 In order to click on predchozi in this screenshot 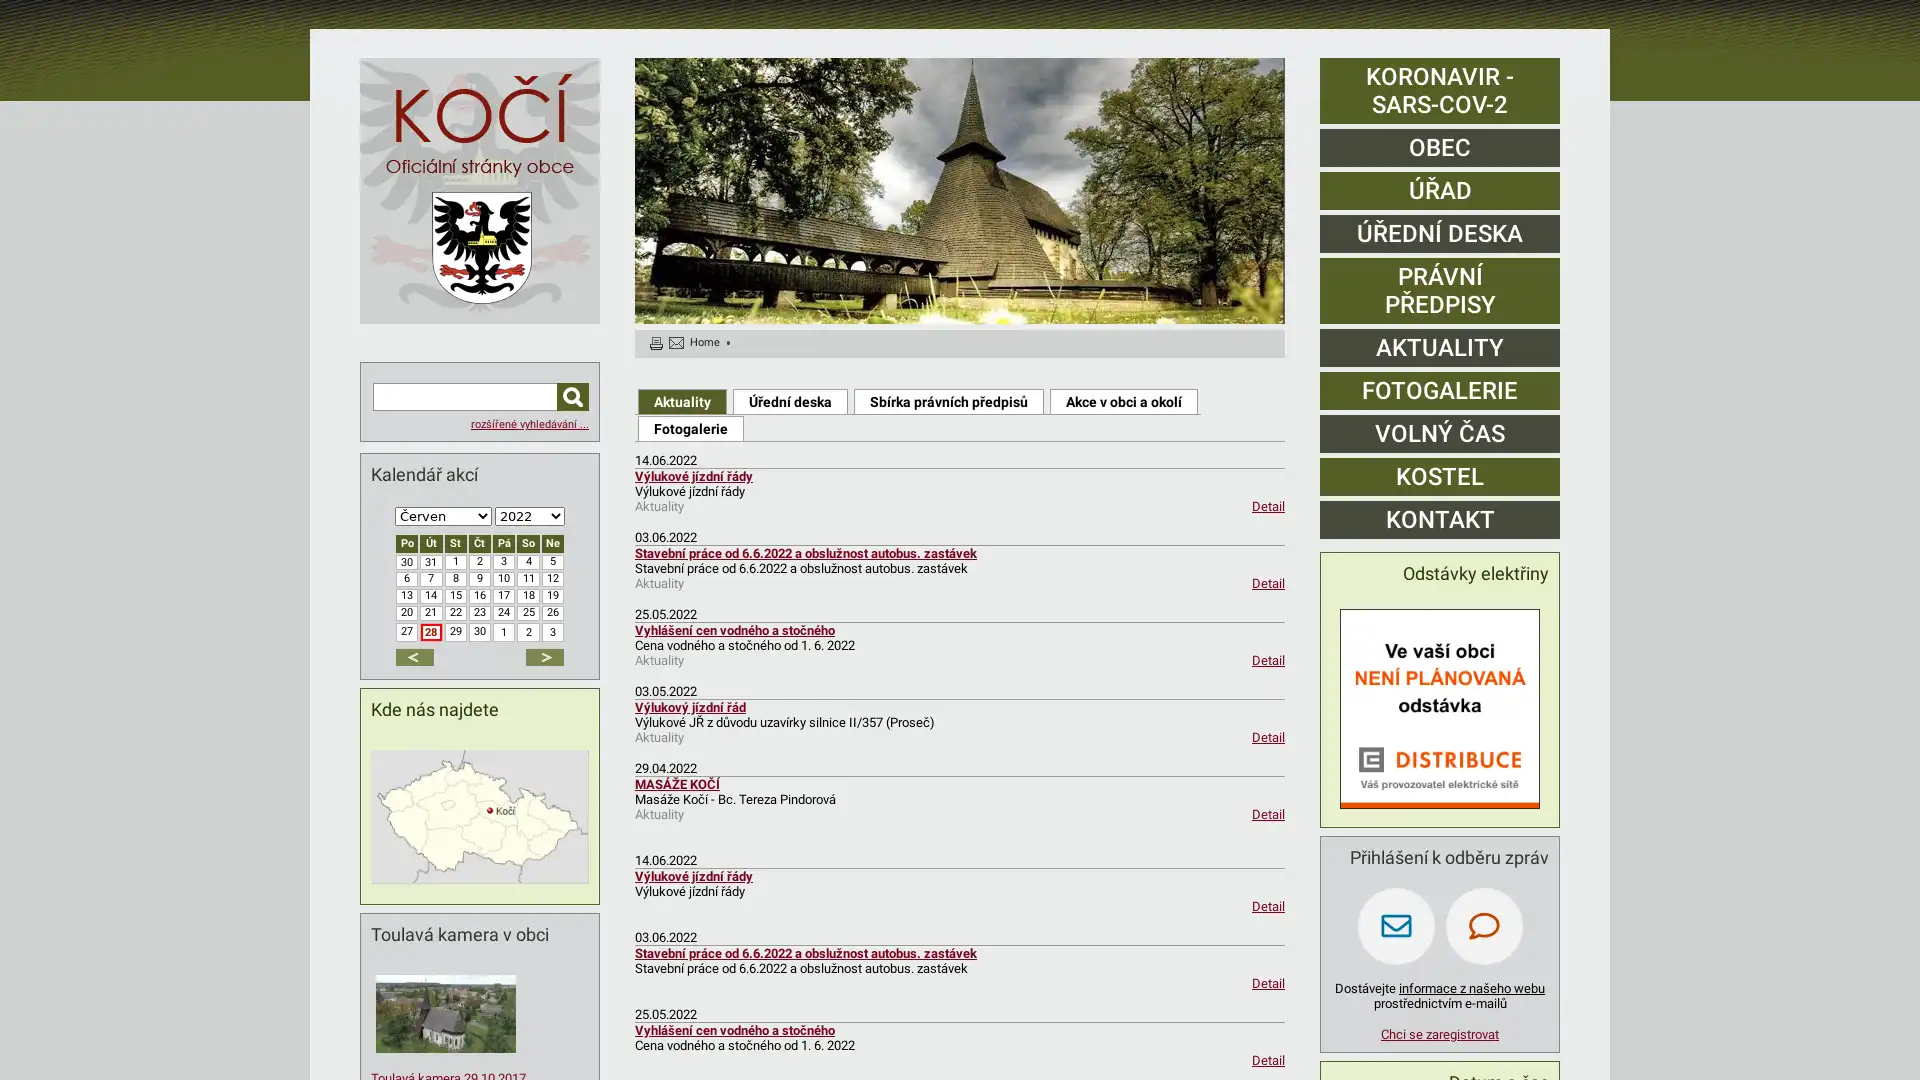, I will do `click(413, 656)`.